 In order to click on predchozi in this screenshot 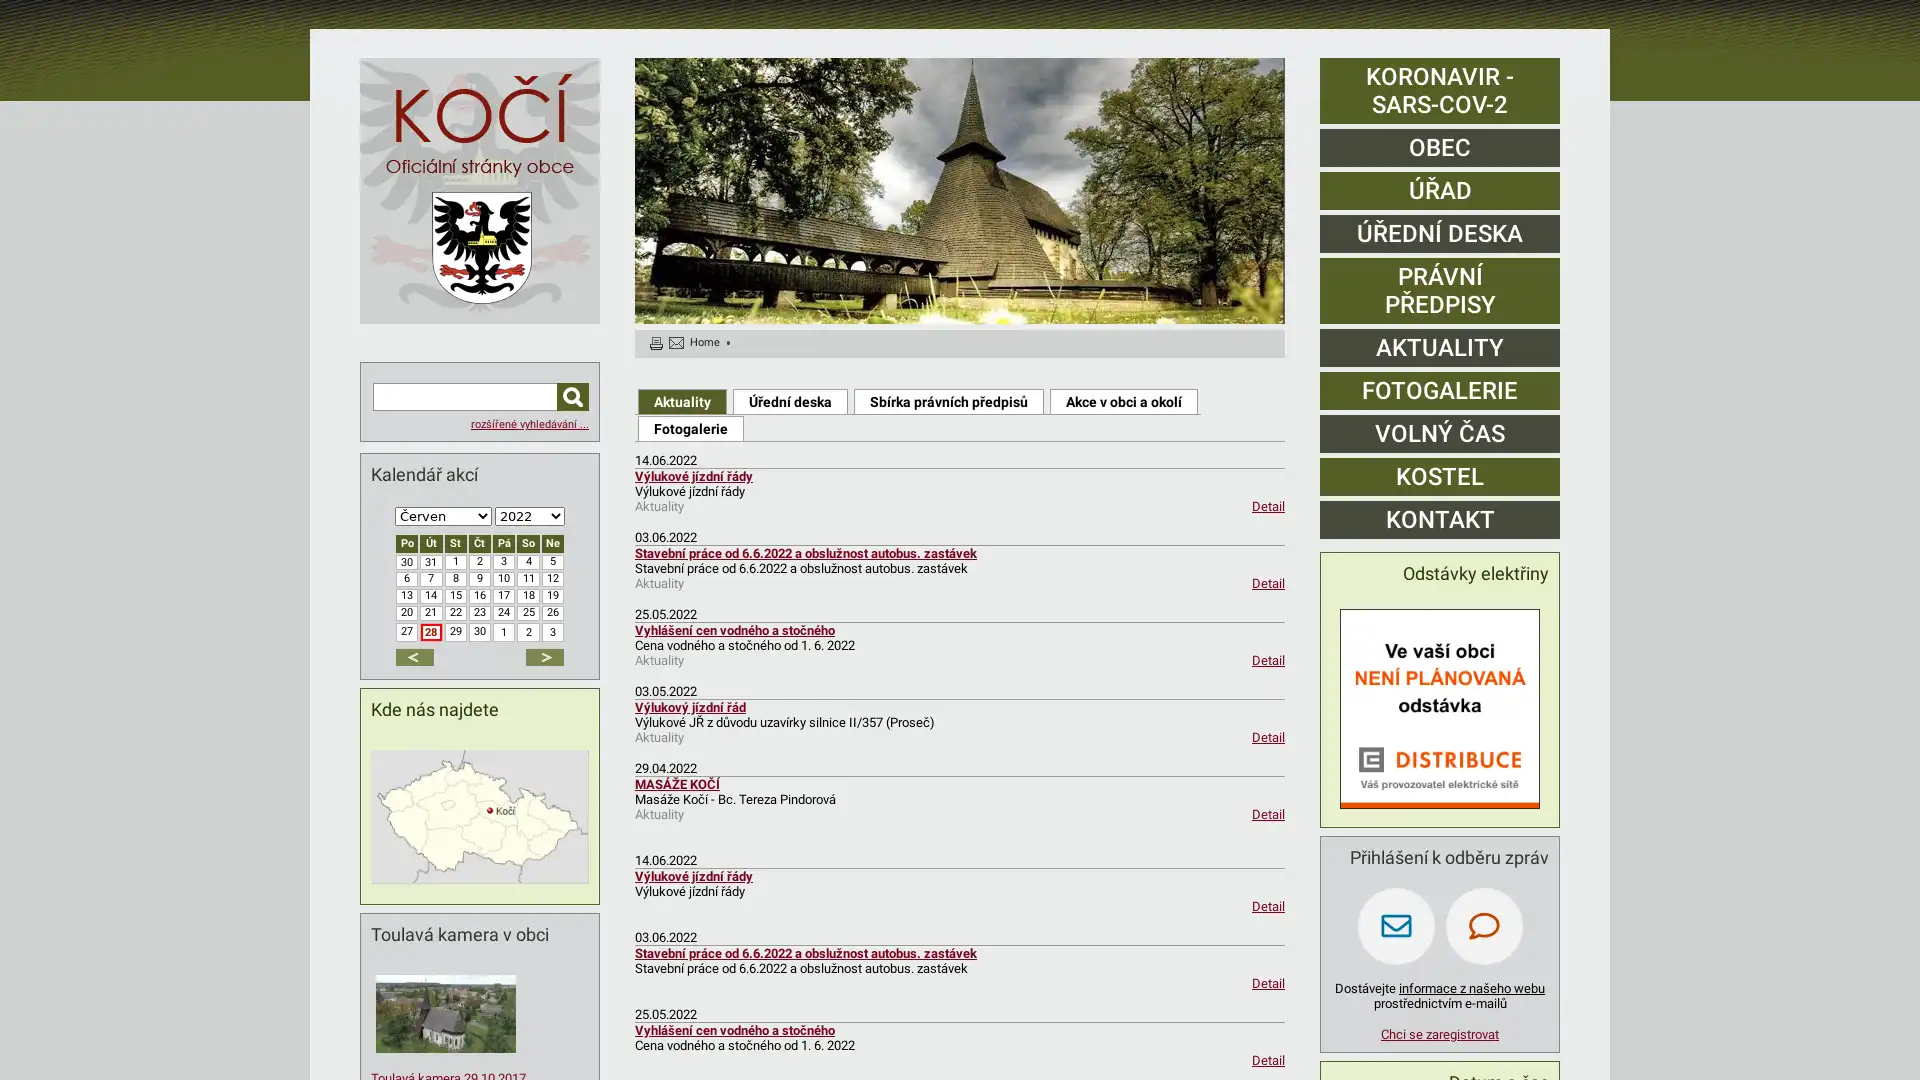, I will do `click(413, 656)`.